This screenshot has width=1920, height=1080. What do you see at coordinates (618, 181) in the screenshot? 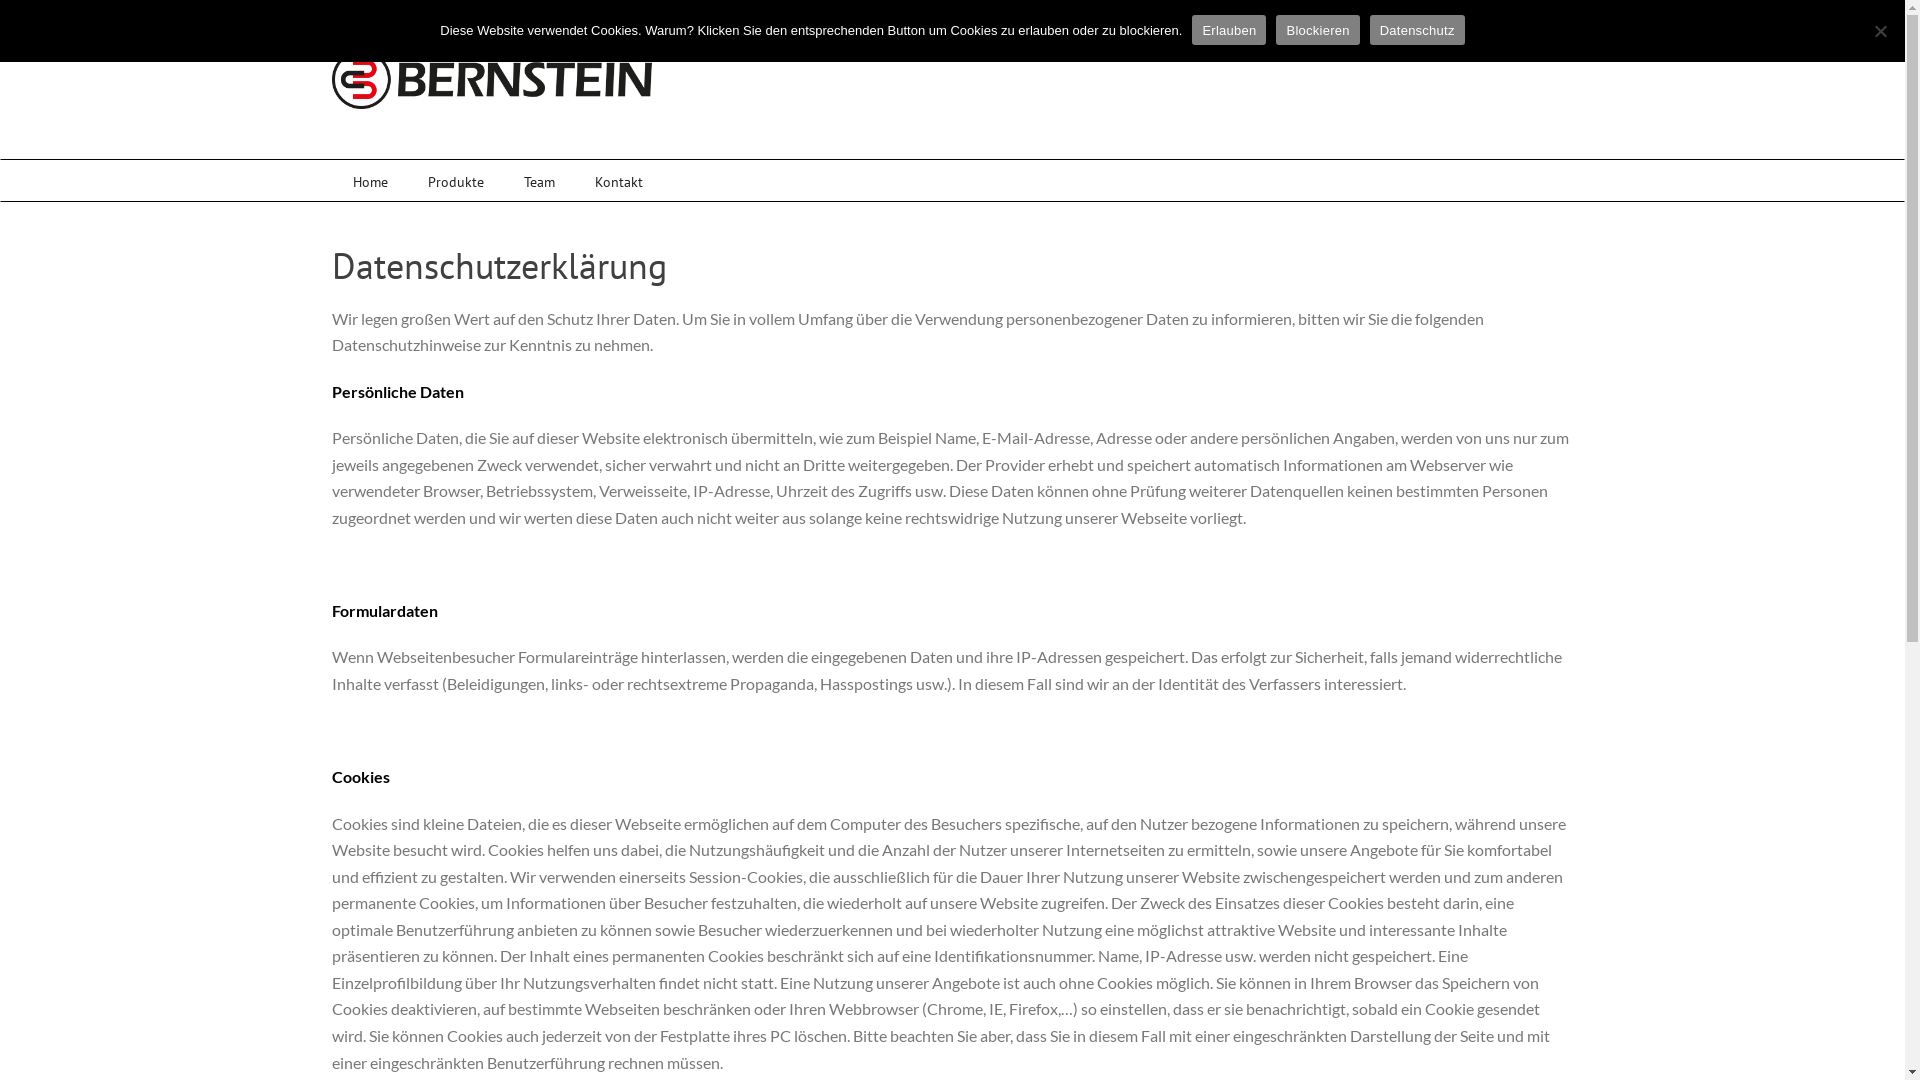
I see `'Kontakt'` at bounding box center [618, 181].